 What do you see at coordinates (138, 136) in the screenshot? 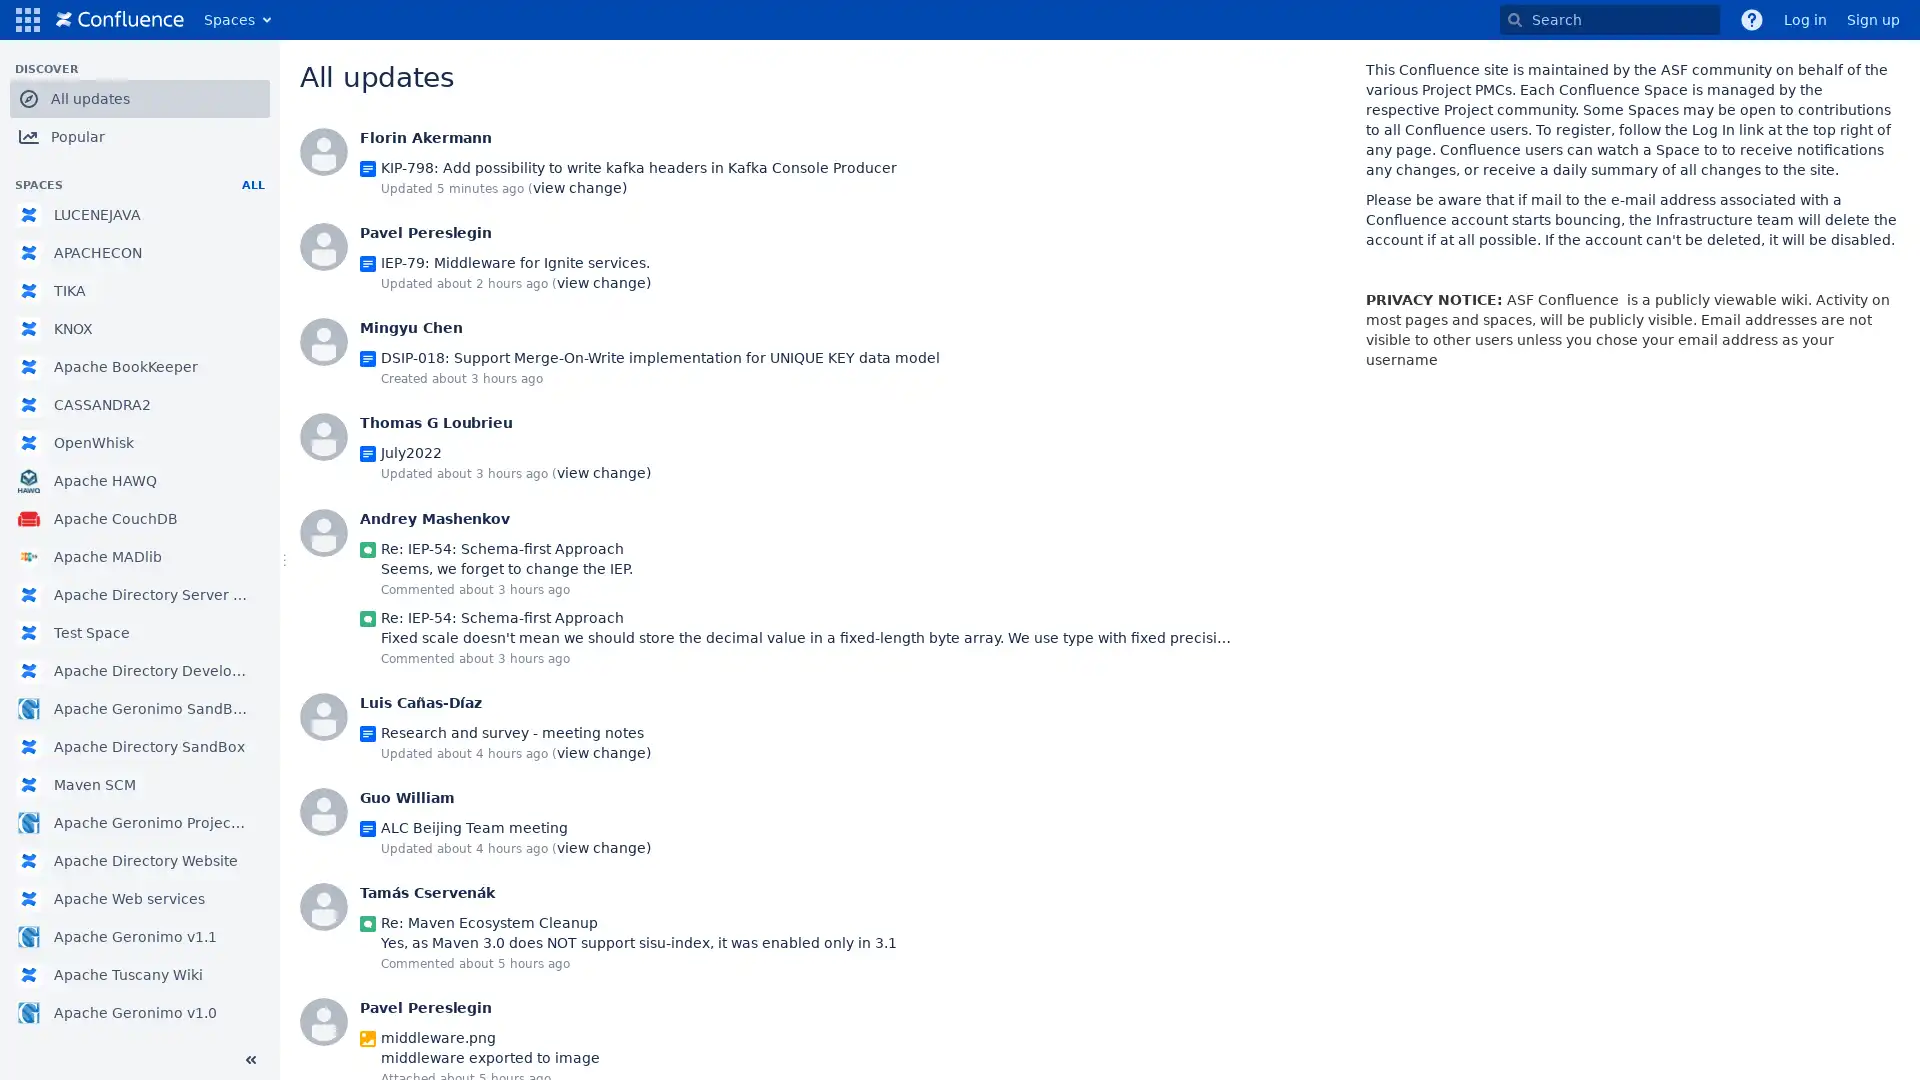
I see `Popular` at bounding box center [138, 136].